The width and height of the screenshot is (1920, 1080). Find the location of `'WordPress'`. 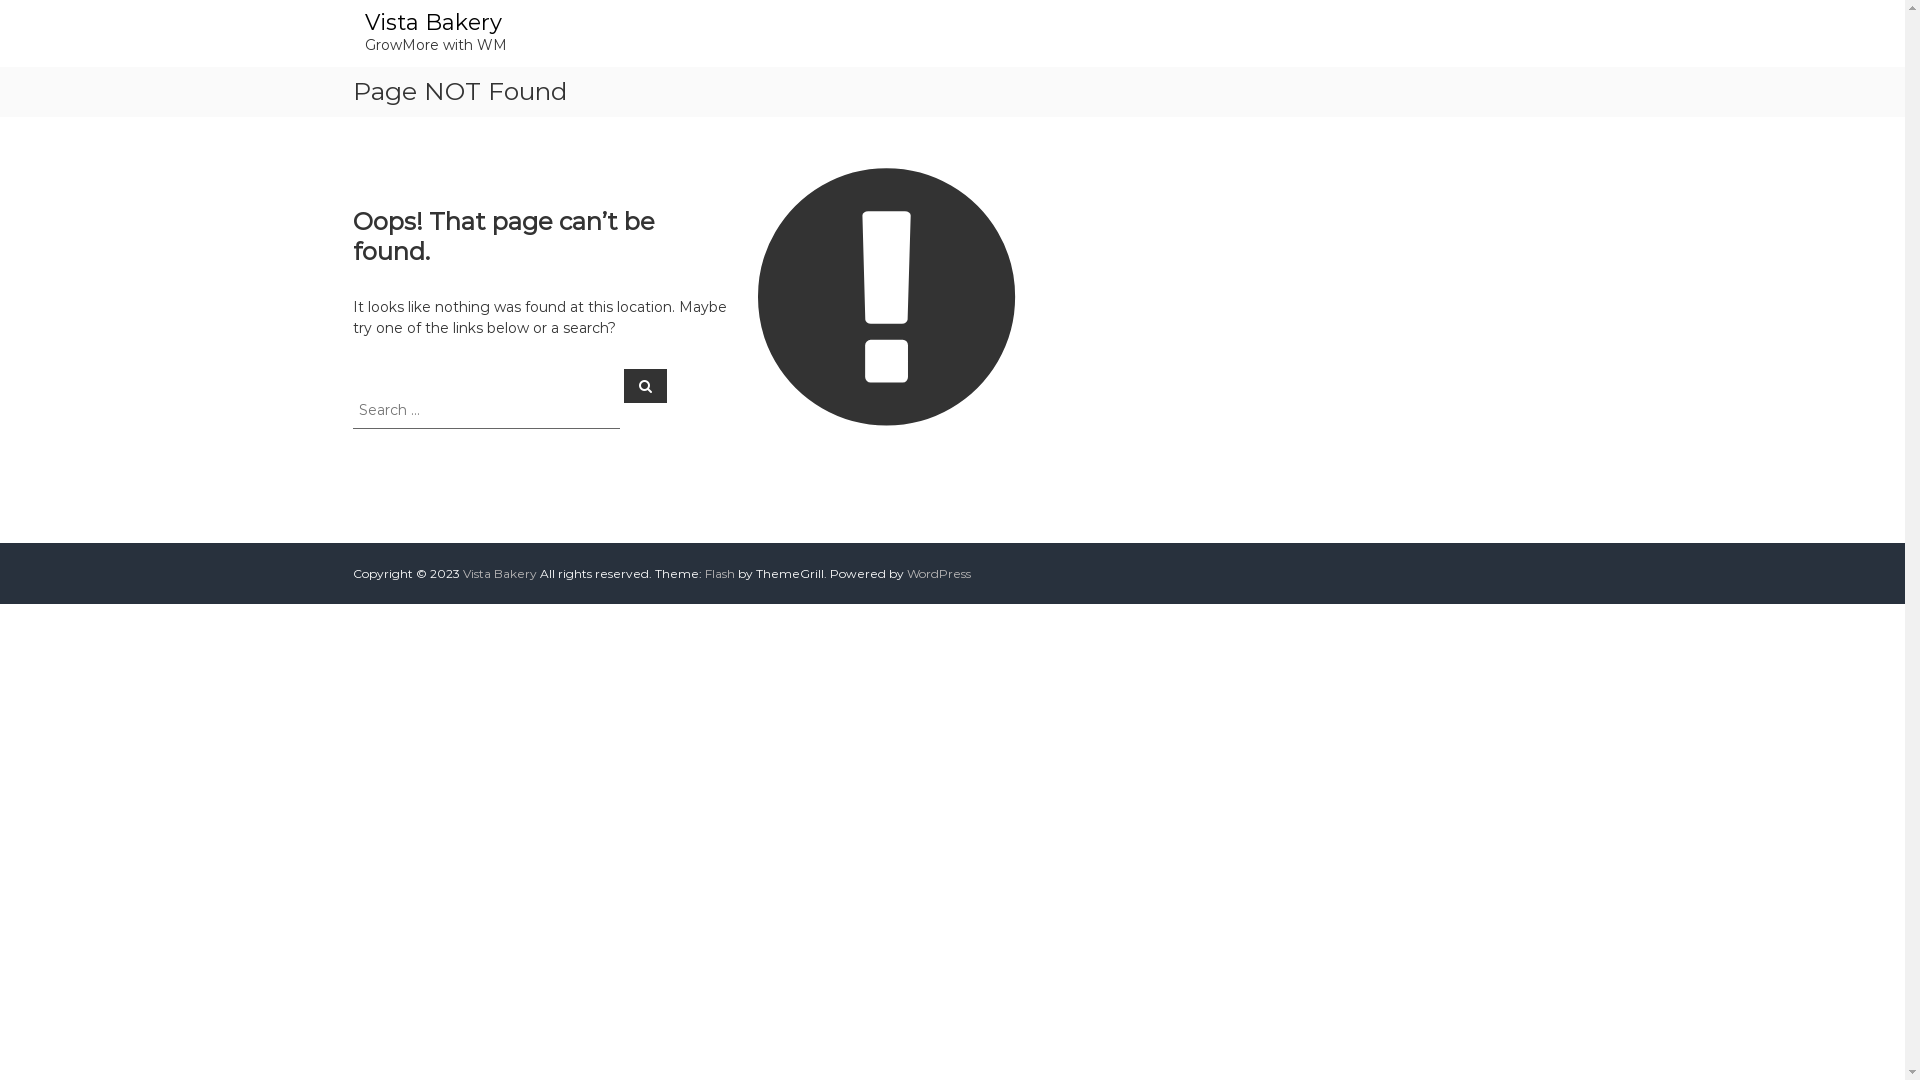

'WordPress' is located at coordinates (936, 573).